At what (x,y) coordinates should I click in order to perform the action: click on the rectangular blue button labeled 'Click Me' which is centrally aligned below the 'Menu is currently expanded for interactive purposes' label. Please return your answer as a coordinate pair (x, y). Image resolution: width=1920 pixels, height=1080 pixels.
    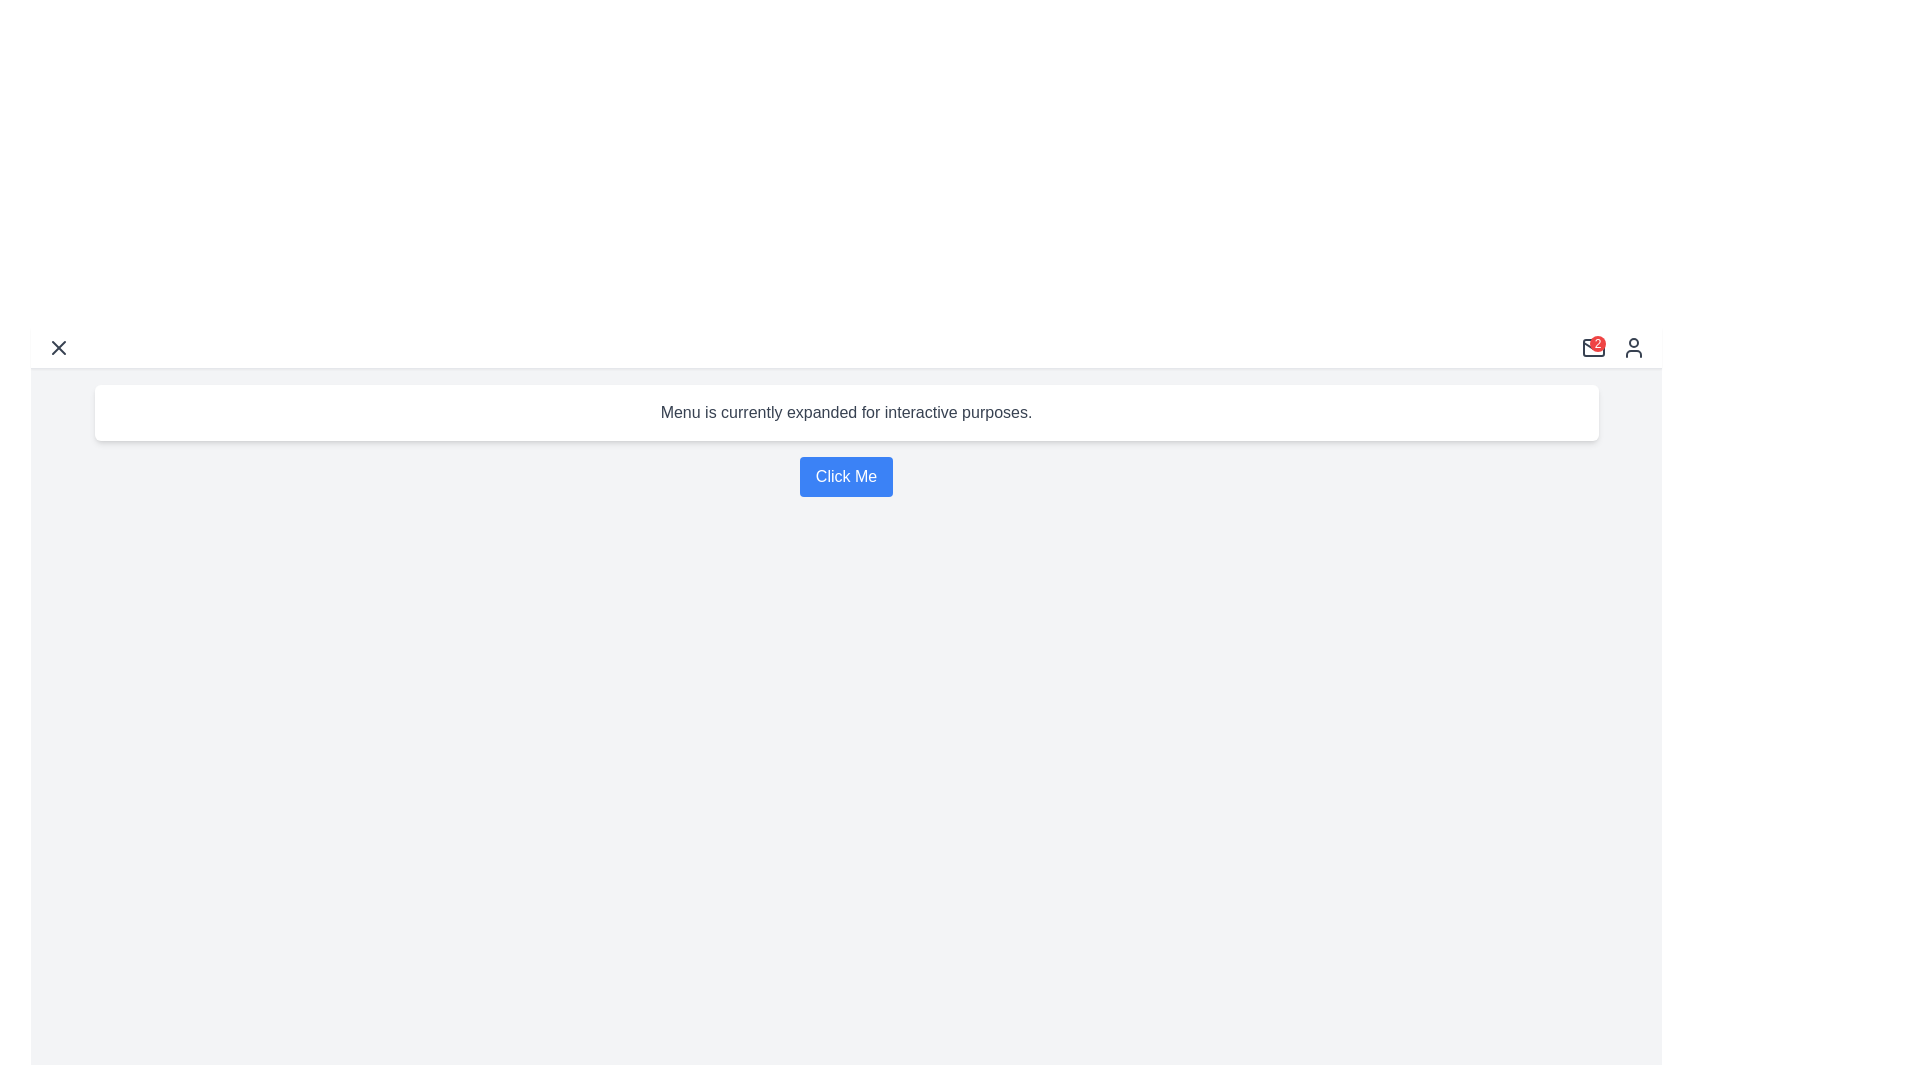
    Looking at the image, I should click on (846, 477).